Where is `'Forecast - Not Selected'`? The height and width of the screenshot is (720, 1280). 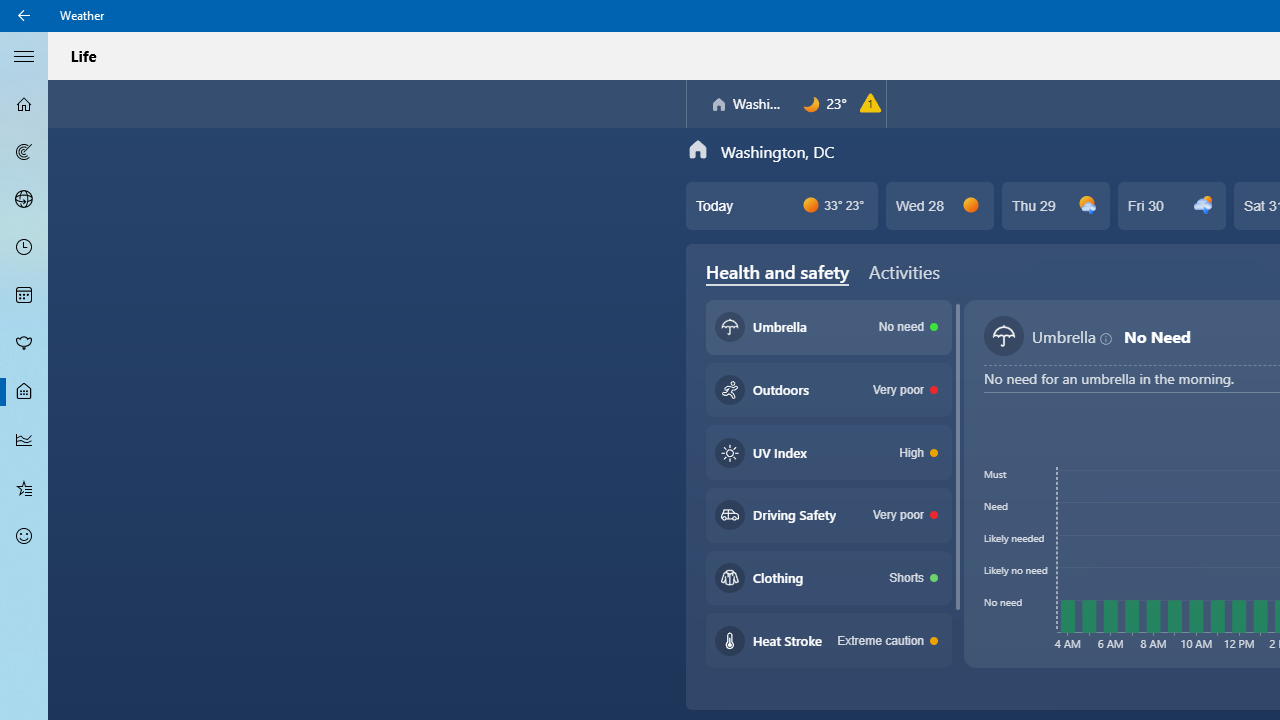 'Forecast - Not Selected' is located at coordinates (24, 104).